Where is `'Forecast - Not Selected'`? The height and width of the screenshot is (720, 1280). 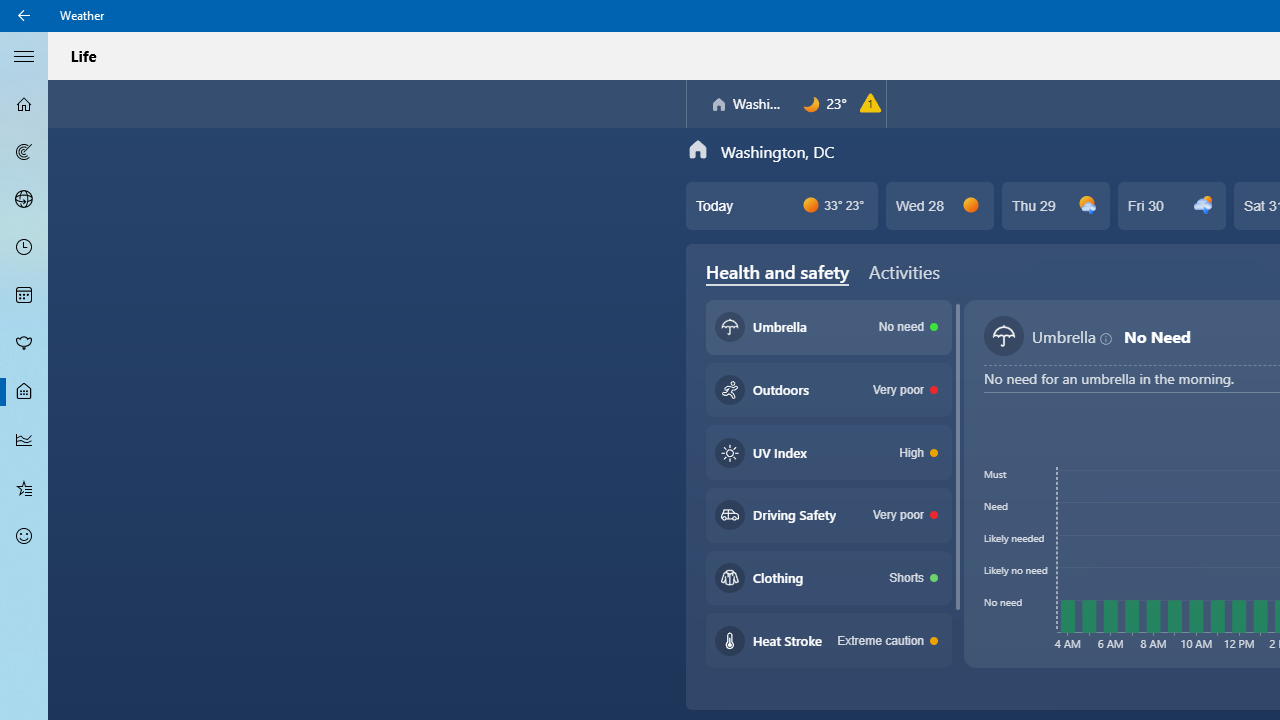 'Forecast - Not Selected' is located at coordinates (24, 104).